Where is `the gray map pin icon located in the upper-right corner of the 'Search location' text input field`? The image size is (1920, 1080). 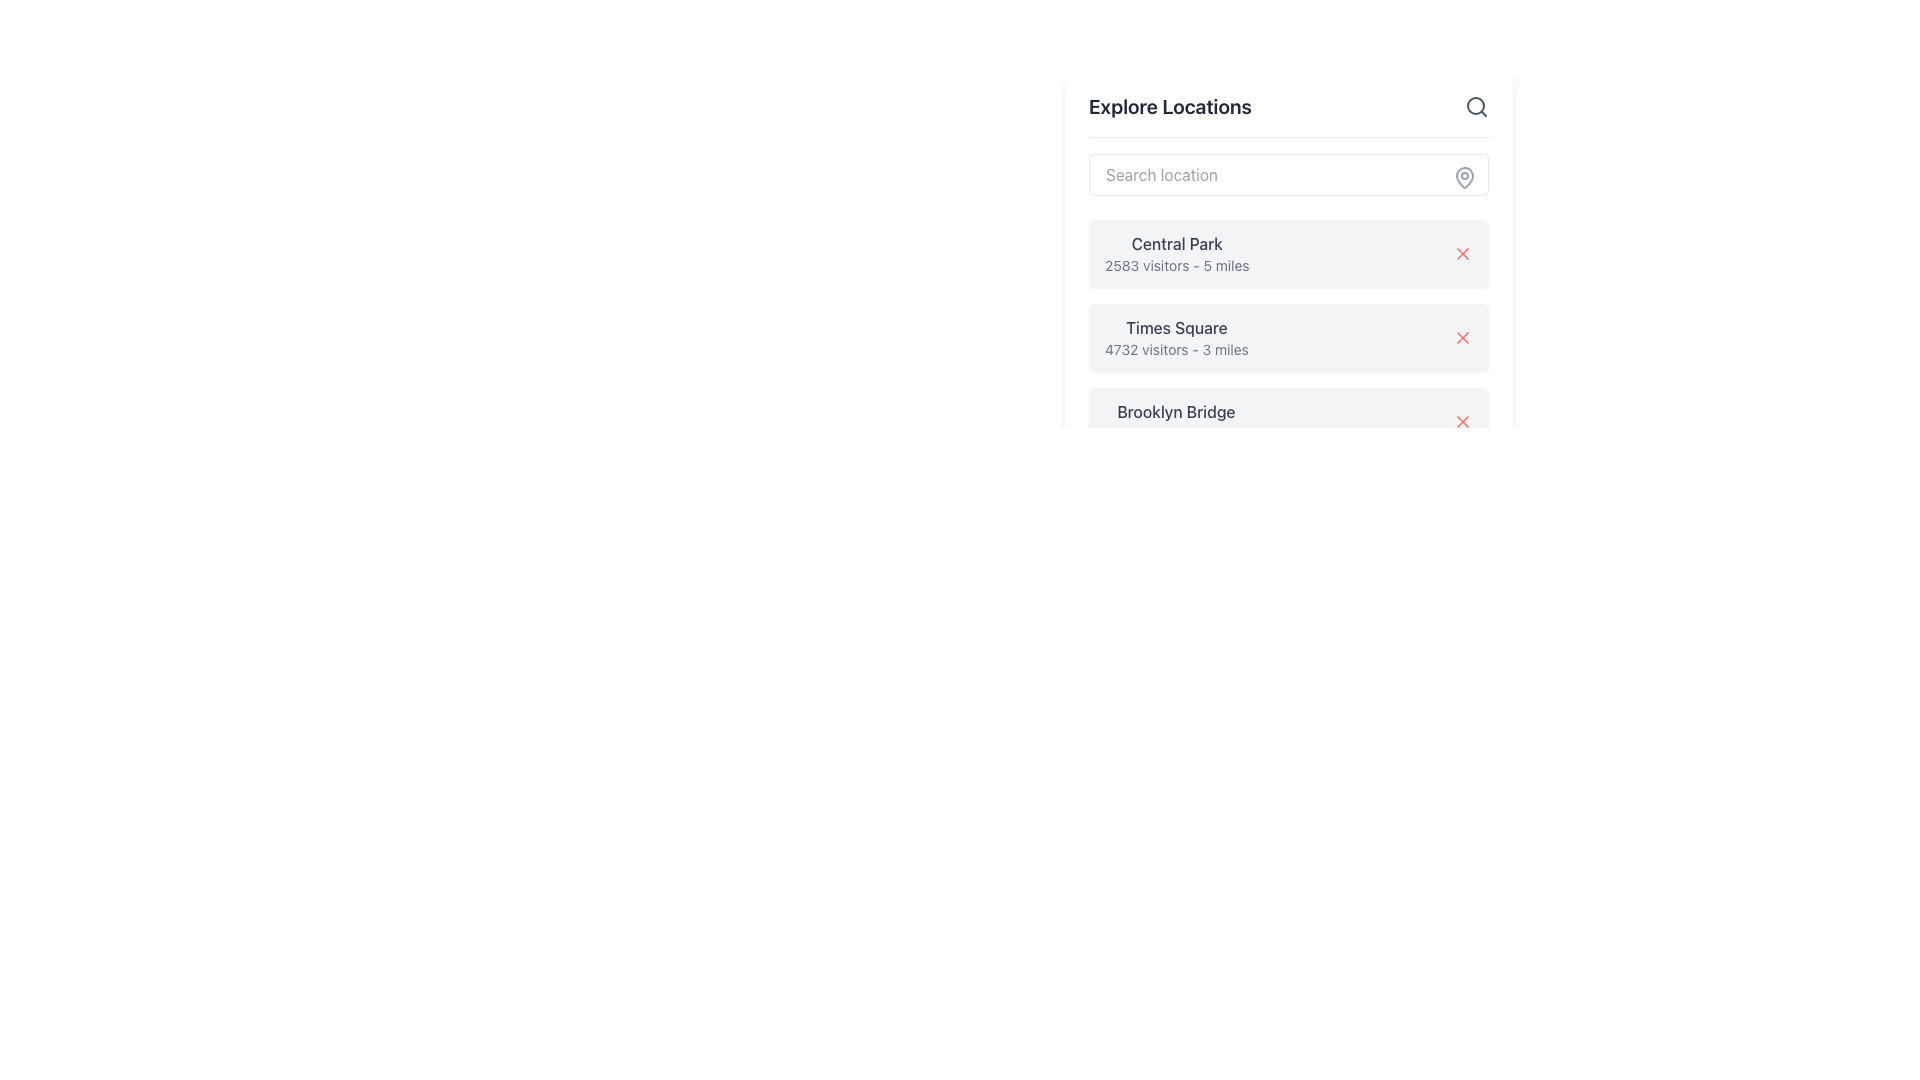
the gray map pin icon located in the upper-right corner of the 'Search location' text input field is located at coordinates (1464, 176).